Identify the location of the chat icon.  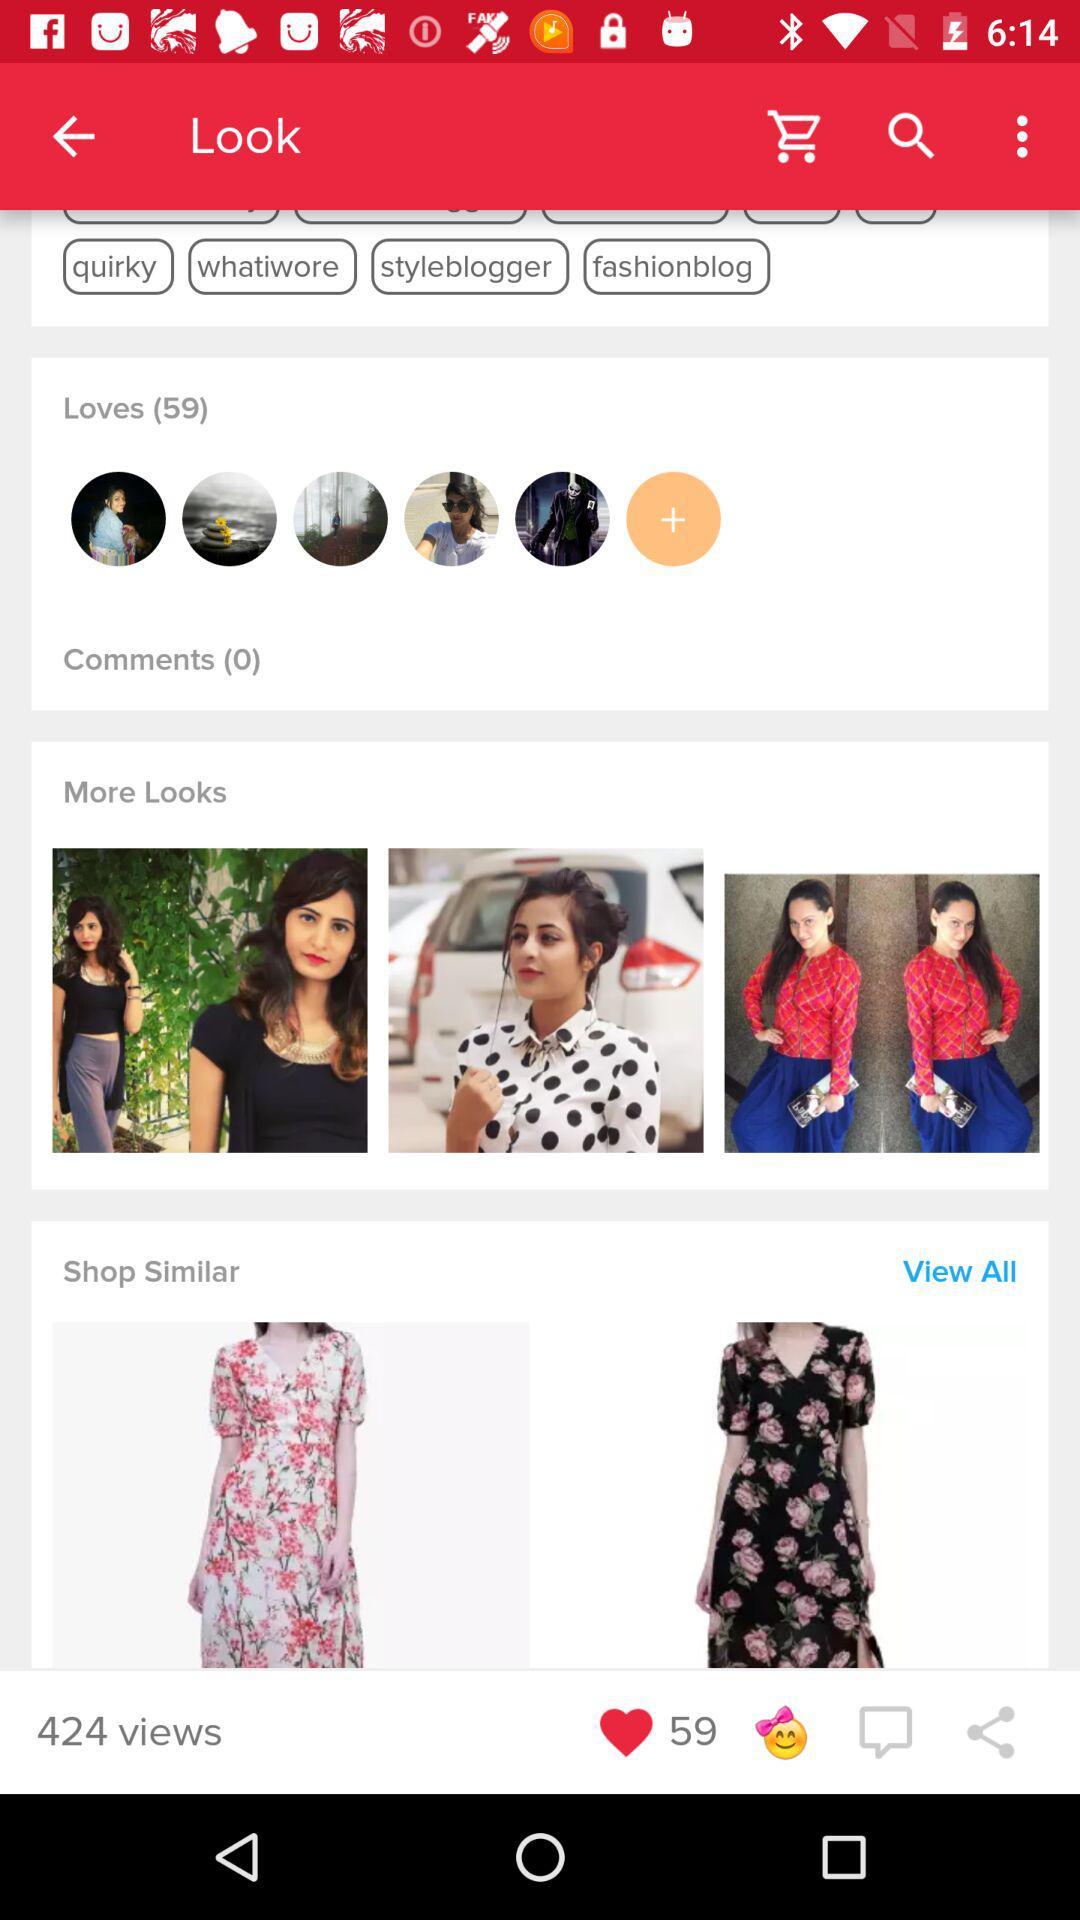
(884, 1731).